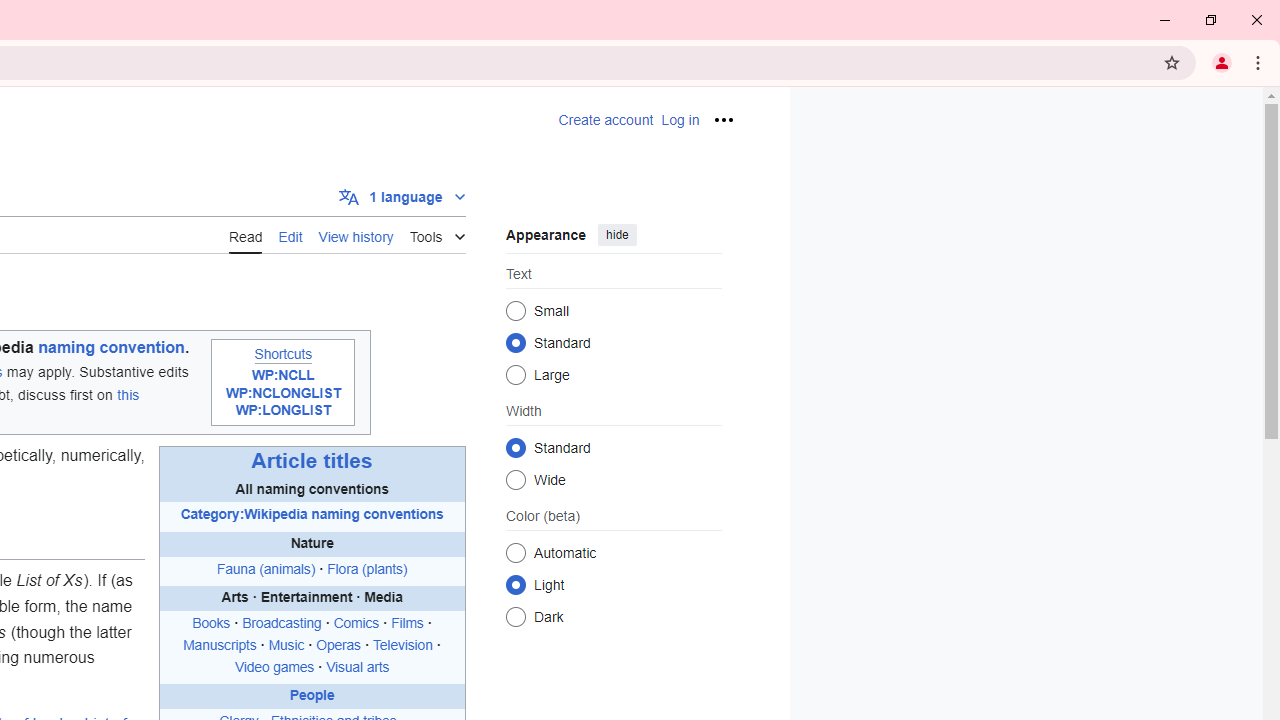  Describe the element at coordinates (211, 623) in the screenshot. I see `'Books'` at that location.